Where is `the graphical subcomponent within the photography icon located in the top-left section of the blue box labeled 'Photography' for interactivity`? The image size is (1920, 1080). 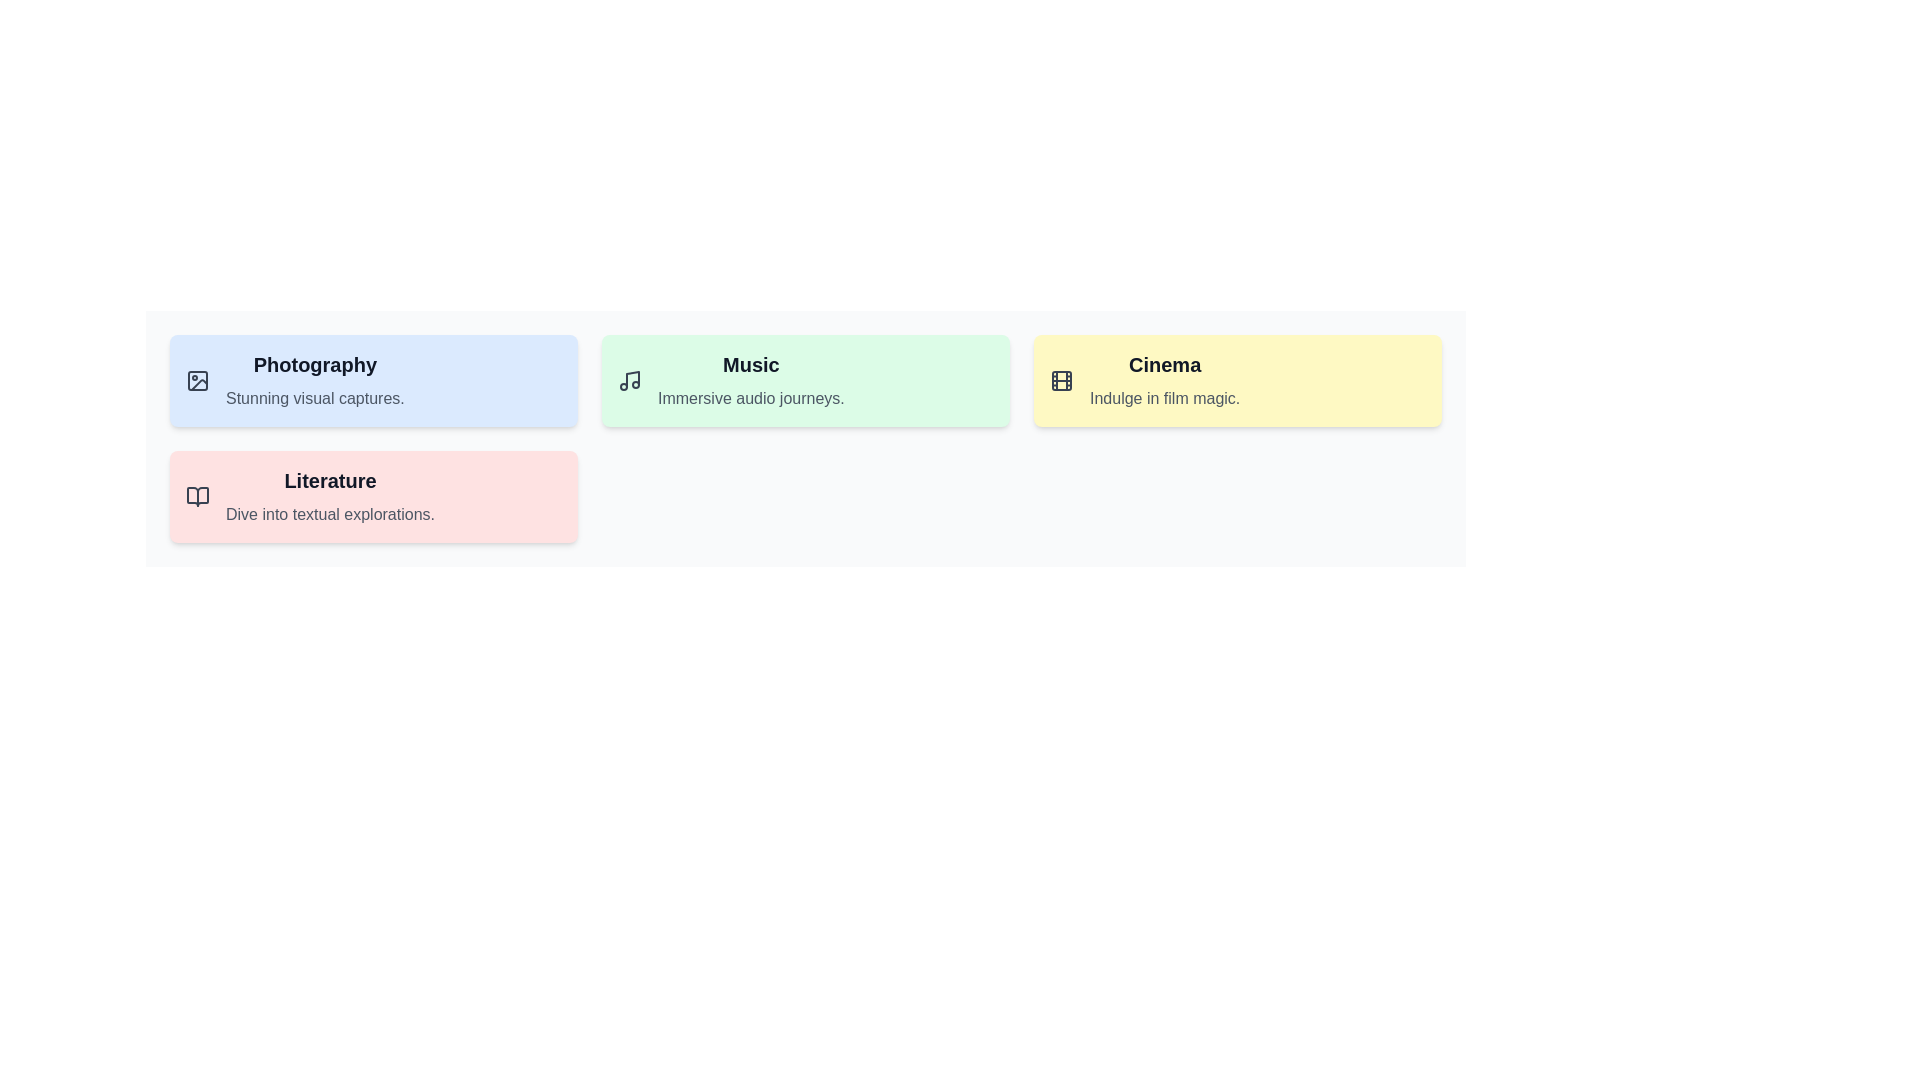 the graphical subcomponent within the photography icon located in the top-left section of the blue box labeled 'Photography' for interactivity is located at coordinates (197, 381).